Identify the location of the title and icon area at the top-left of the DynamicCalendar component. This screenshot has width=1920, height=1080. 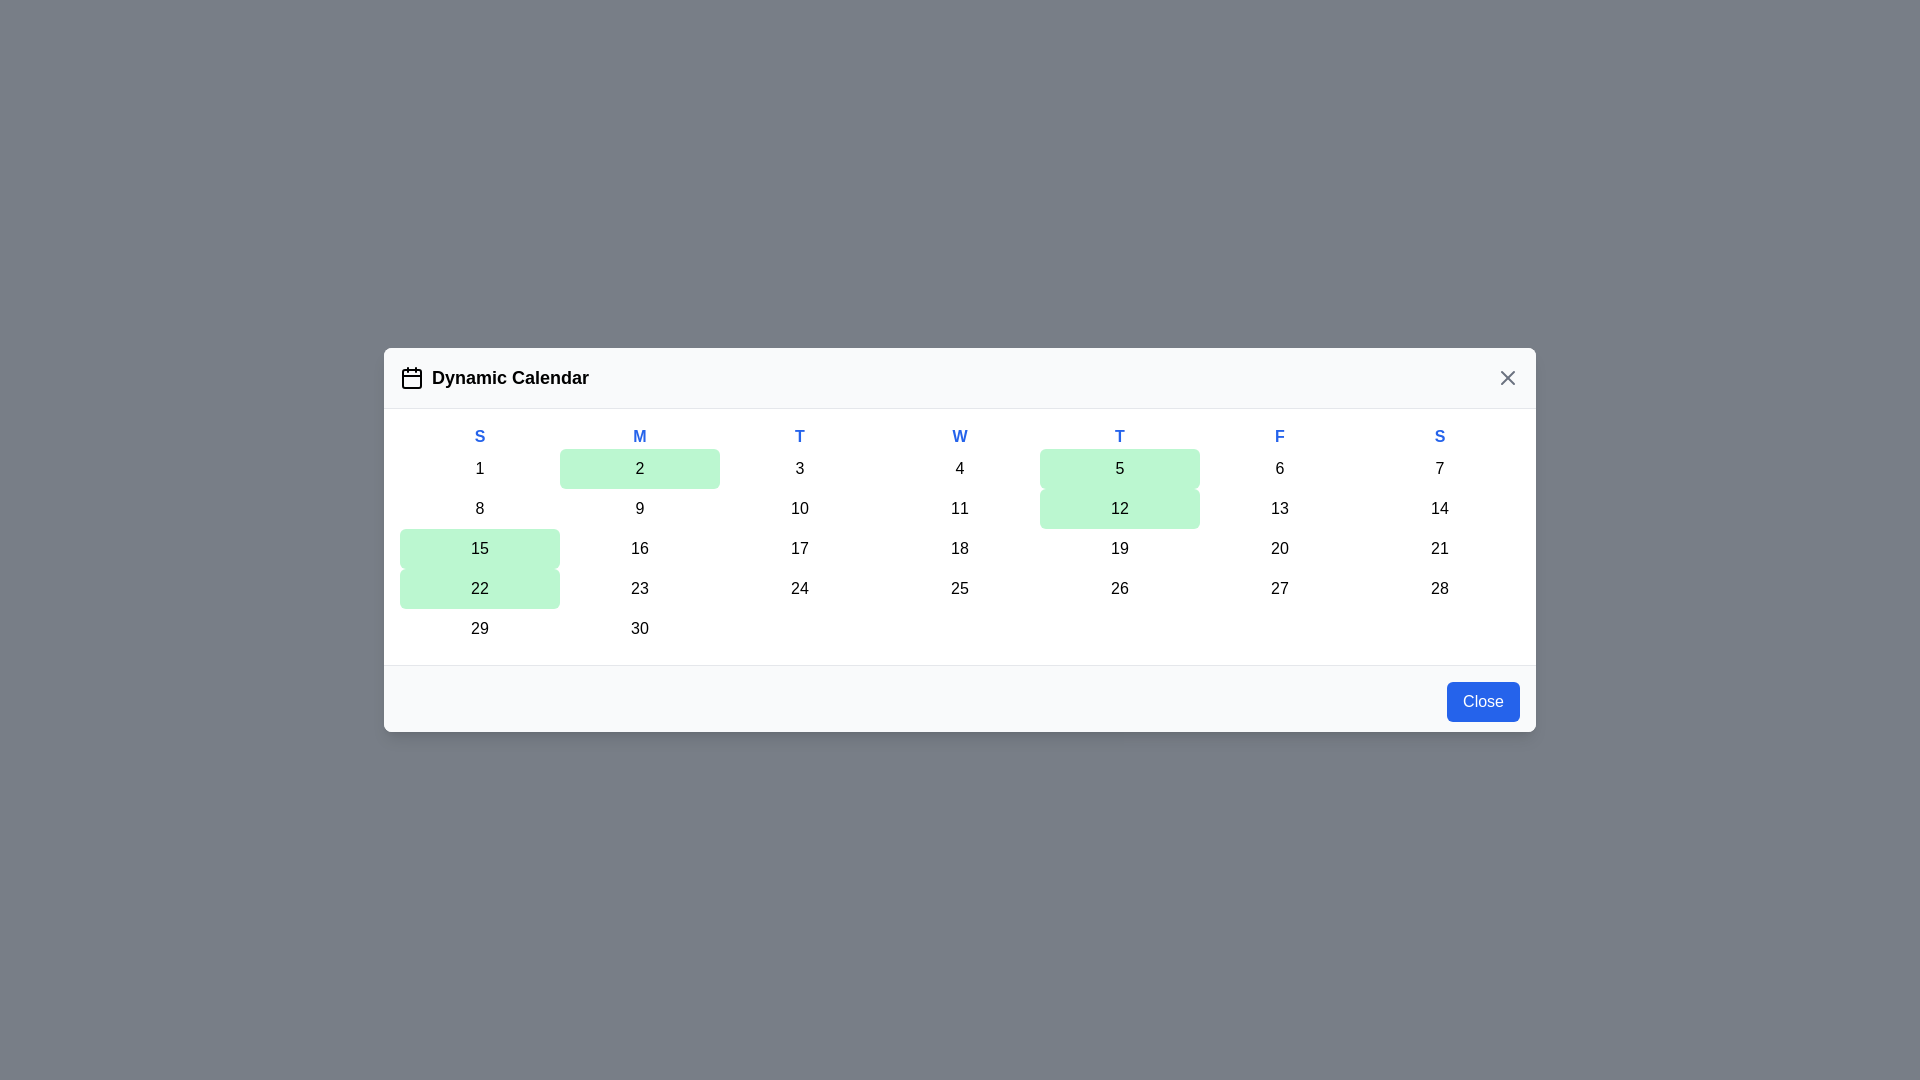
(494, 378).